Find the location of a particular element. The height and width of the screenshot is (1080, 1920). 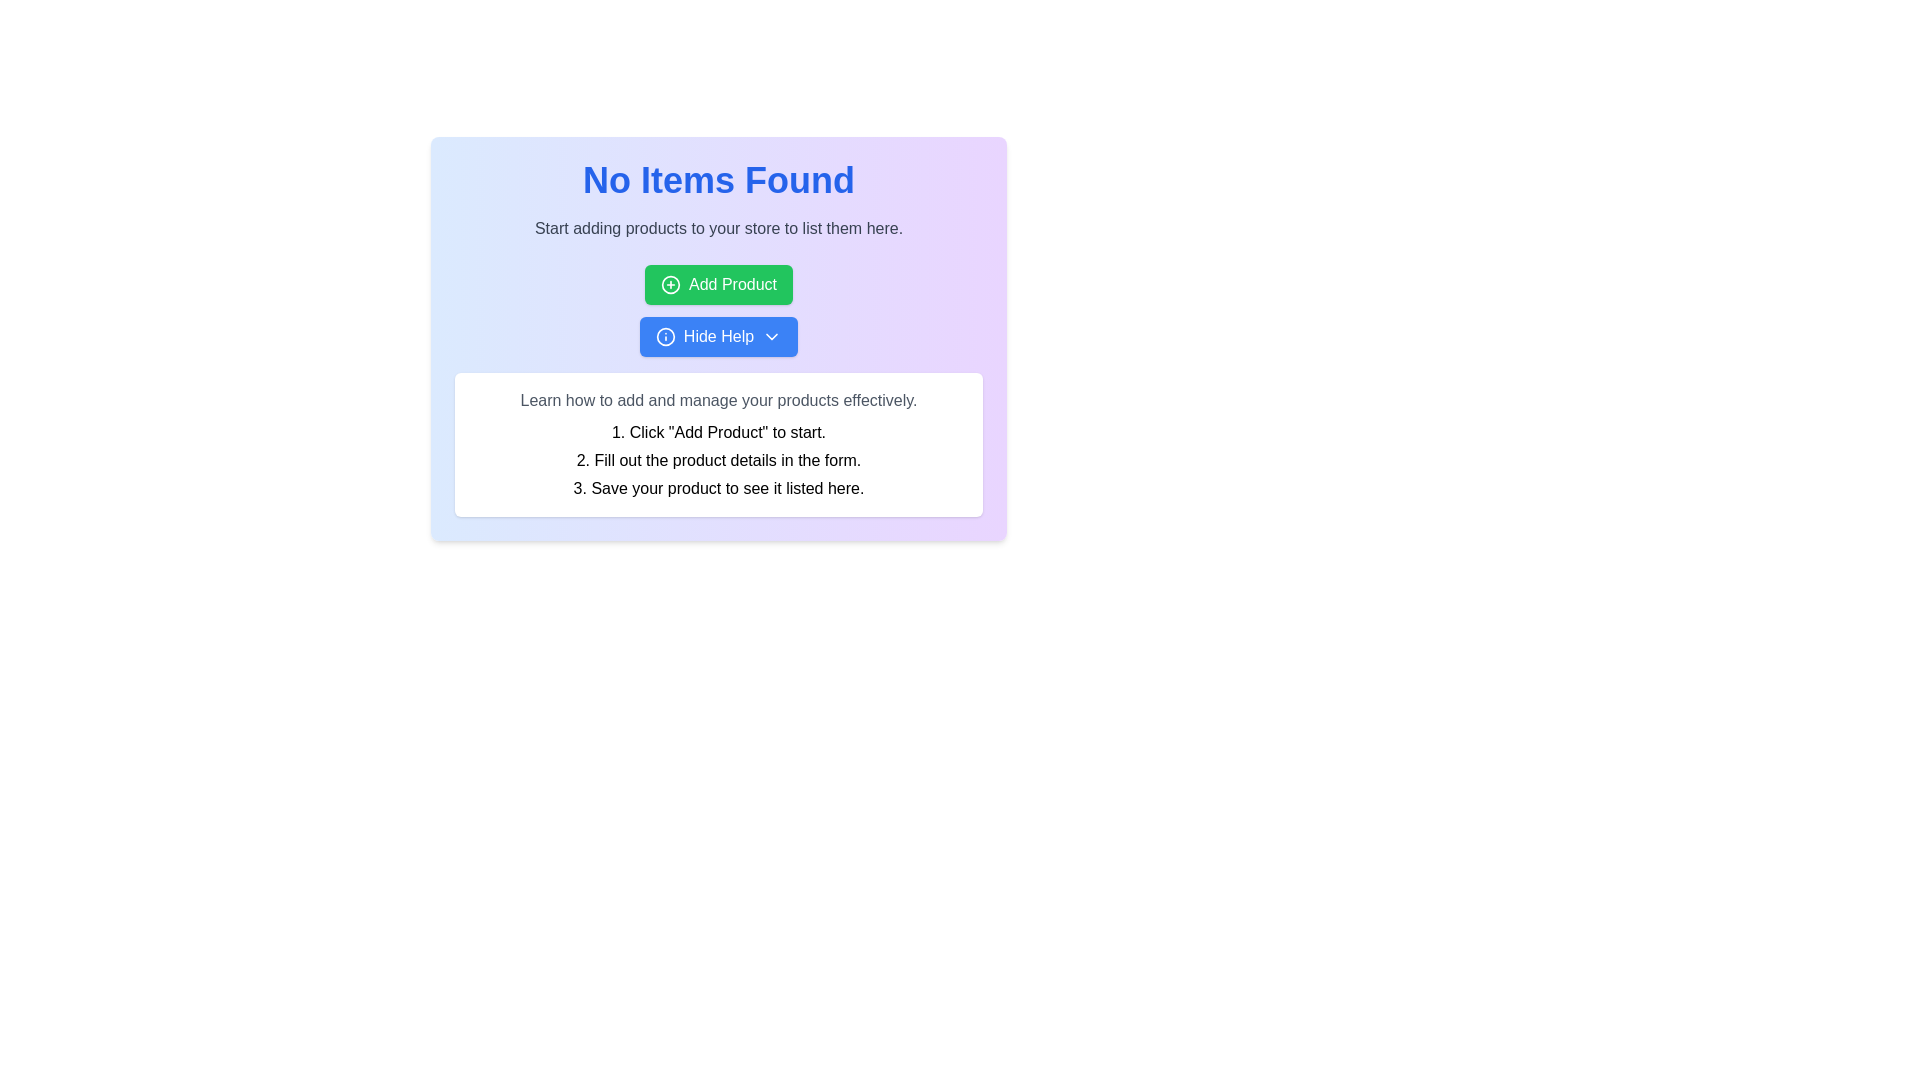

the 'Hide Help' button, which is styled with a blue background, white text, and contains a circular information icon on the left and a downward arrow icon on the right is located at coordinates (719, 335).